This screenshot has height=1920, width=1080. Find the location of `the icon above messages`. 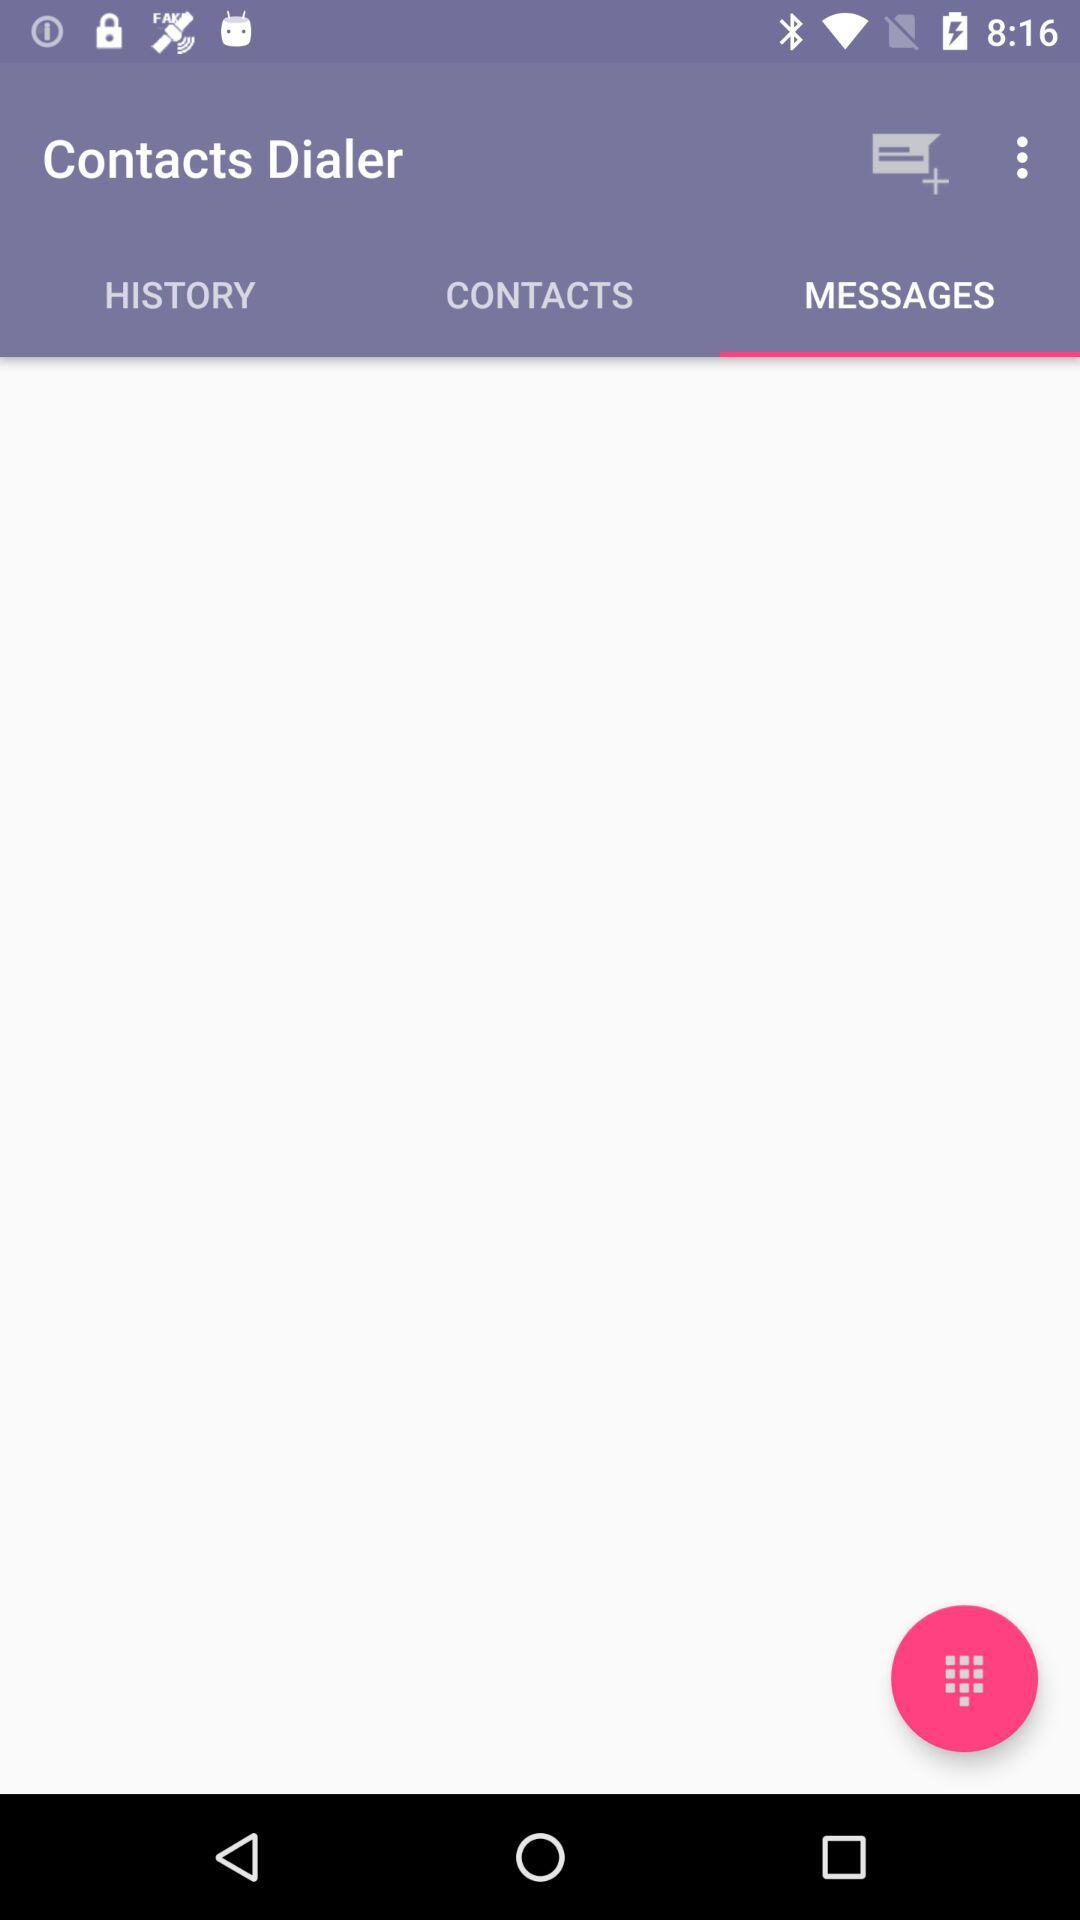

the icon above messages is located at coordinates (906, 156).